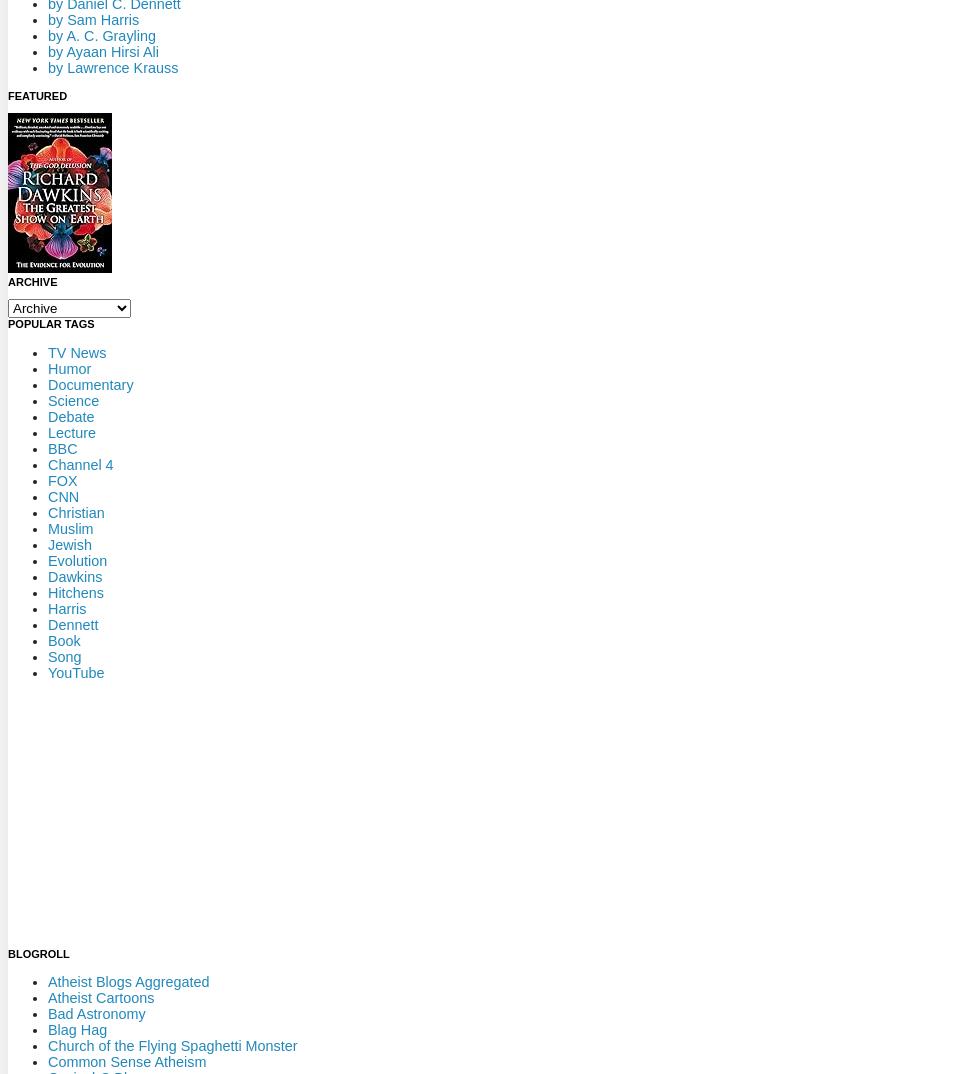  What do you see at coordinates (69, 366) in the screenshot?
I see `'Humor'` at bounding box center [69, 366].